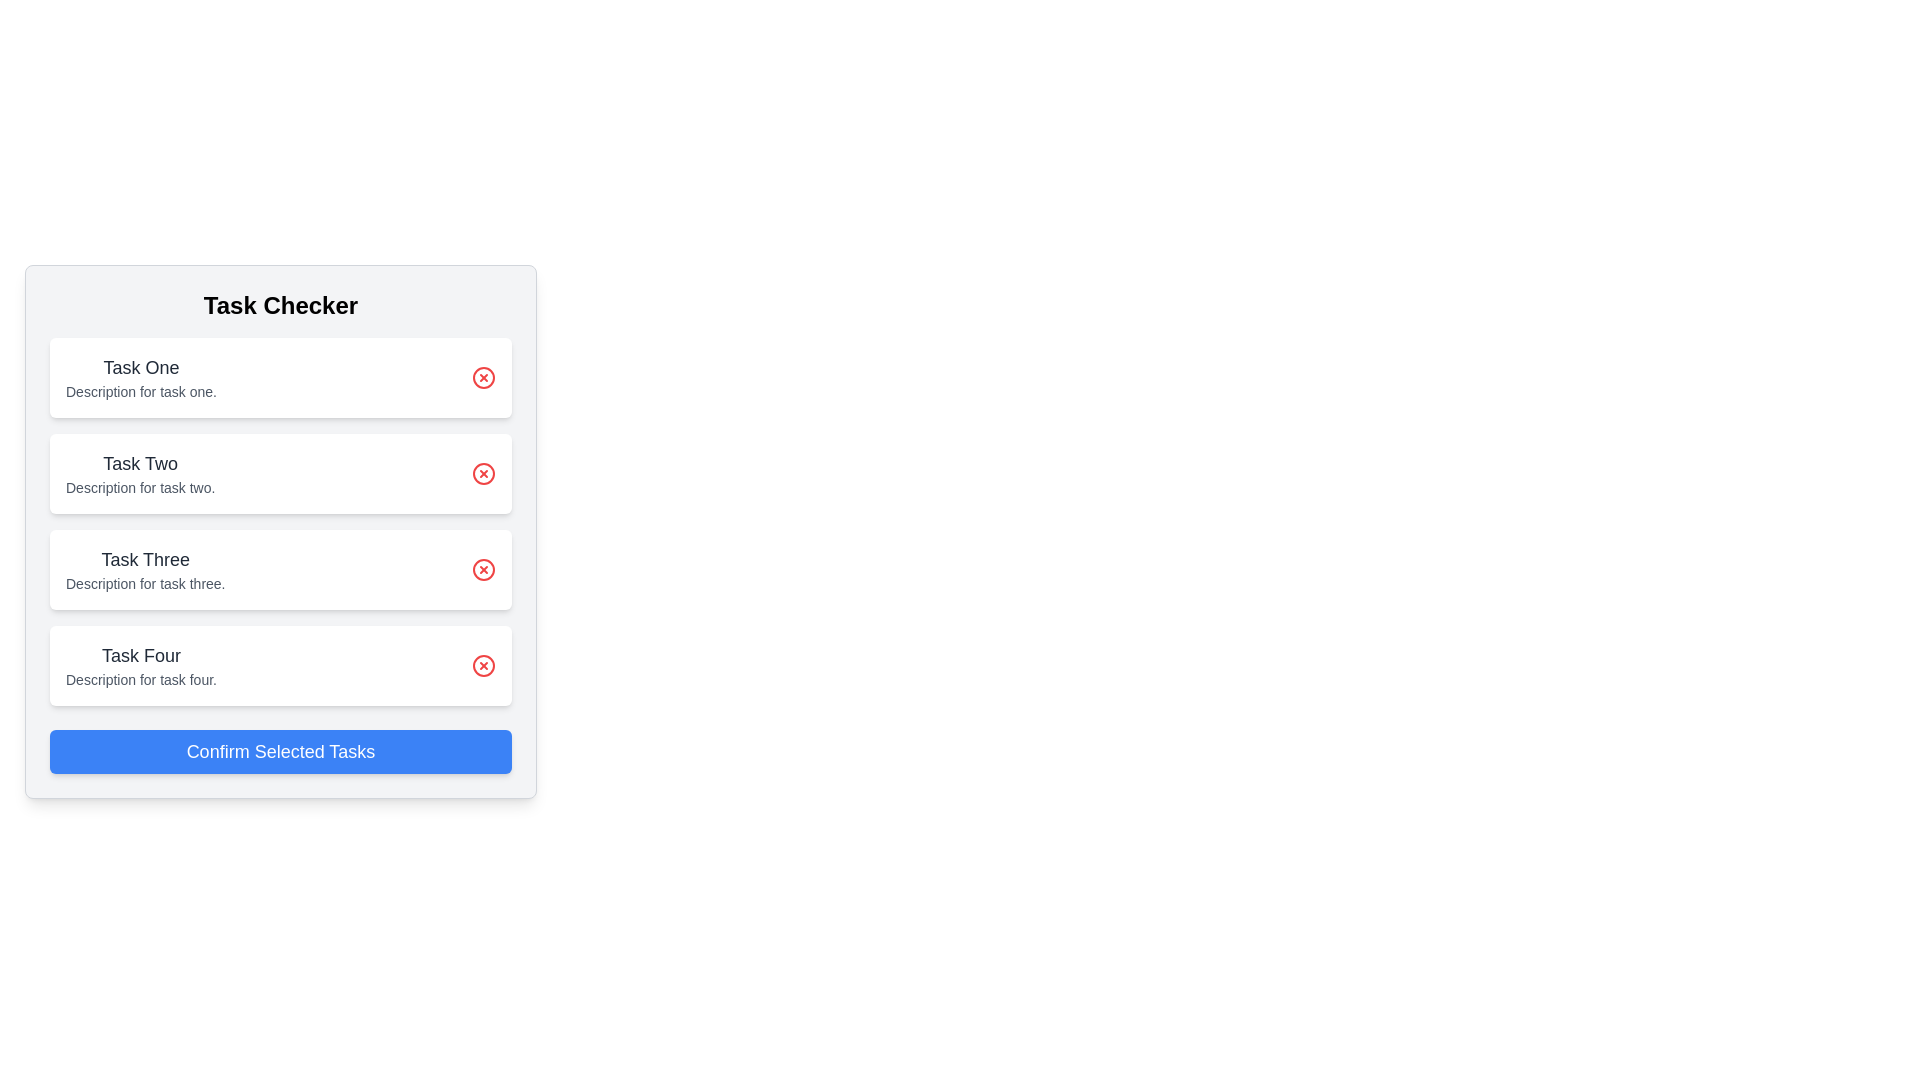  What do you see at coordinates (484, 570) in the screenshot?
I see `the Icon Button located to the far right of the 'Task Three' list item` at bounding box center [484, 570].